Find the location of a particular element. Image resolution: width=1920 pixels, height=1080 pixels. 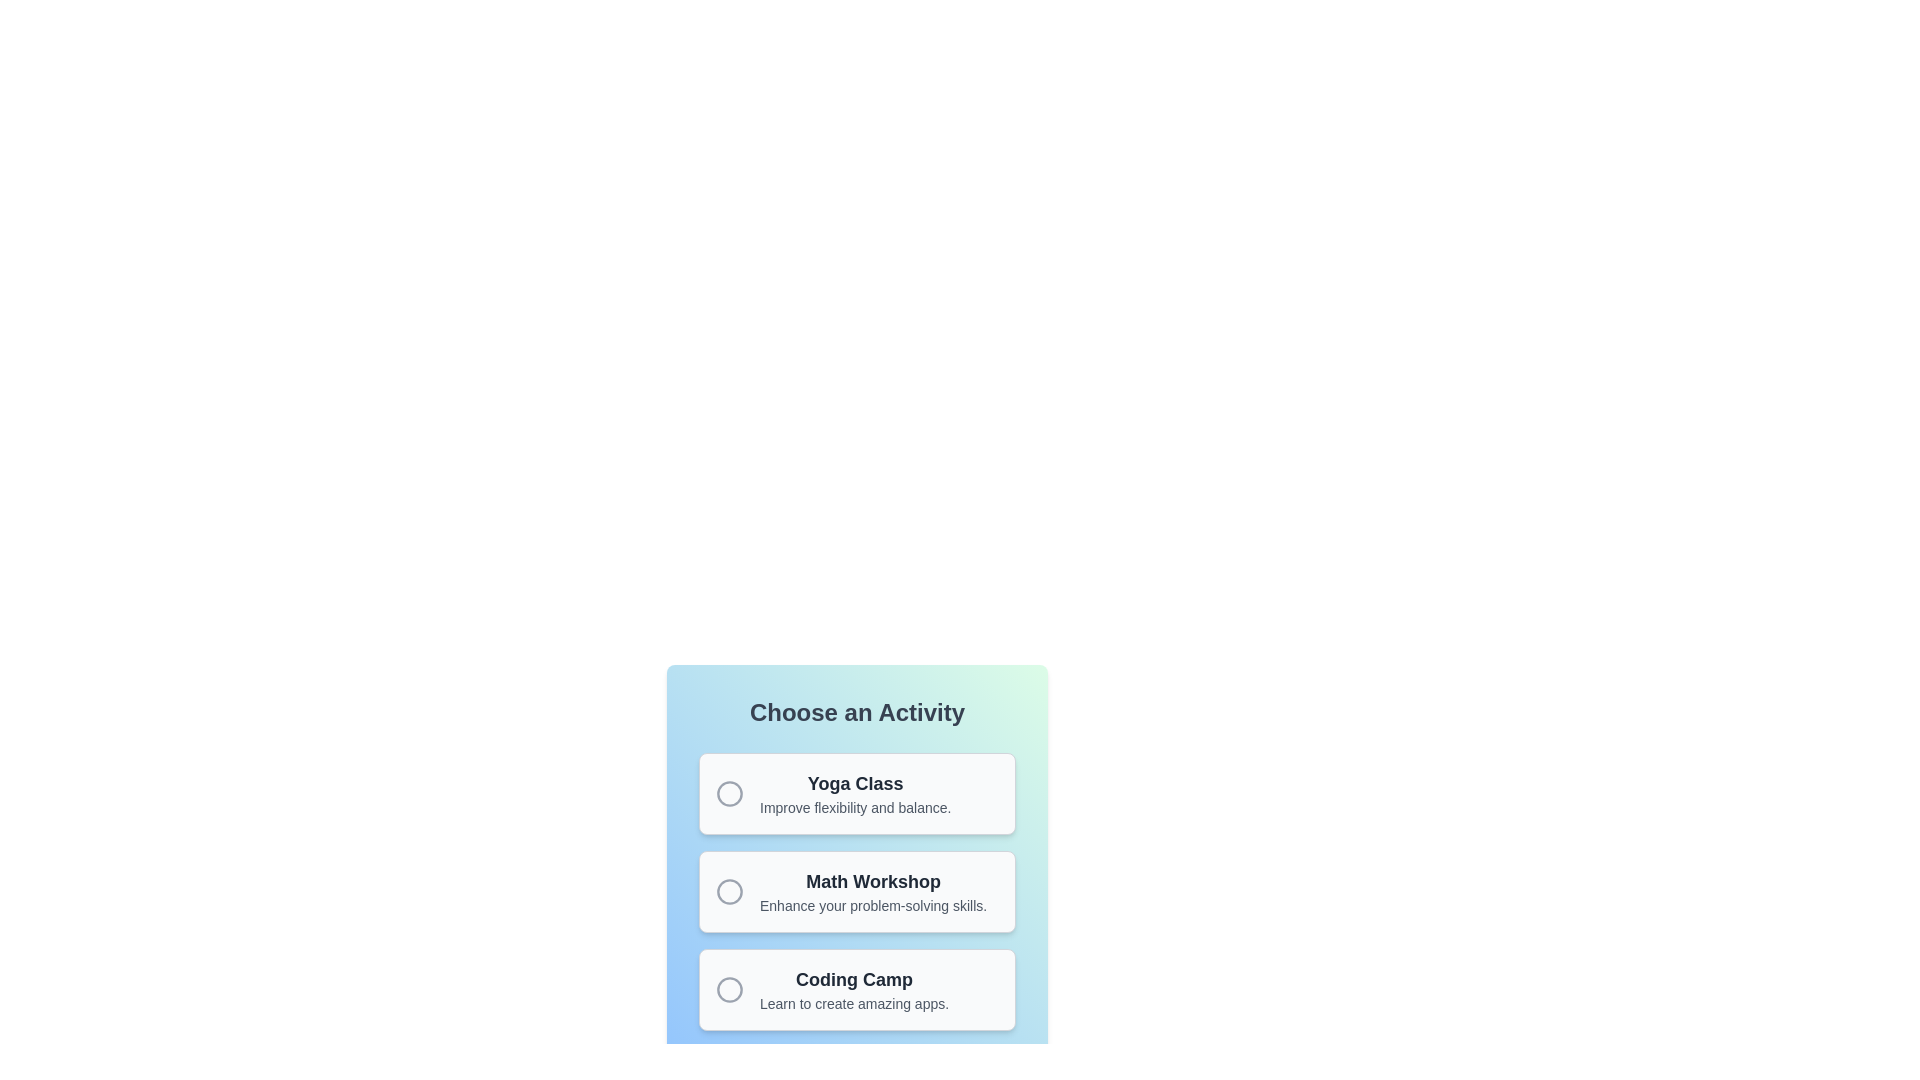

to select the 'Coding Camp' activity card, which is the third card in the list under 'Choose an Activity', featuring a light gray background and a bold title is located at coordinates (857, 990).